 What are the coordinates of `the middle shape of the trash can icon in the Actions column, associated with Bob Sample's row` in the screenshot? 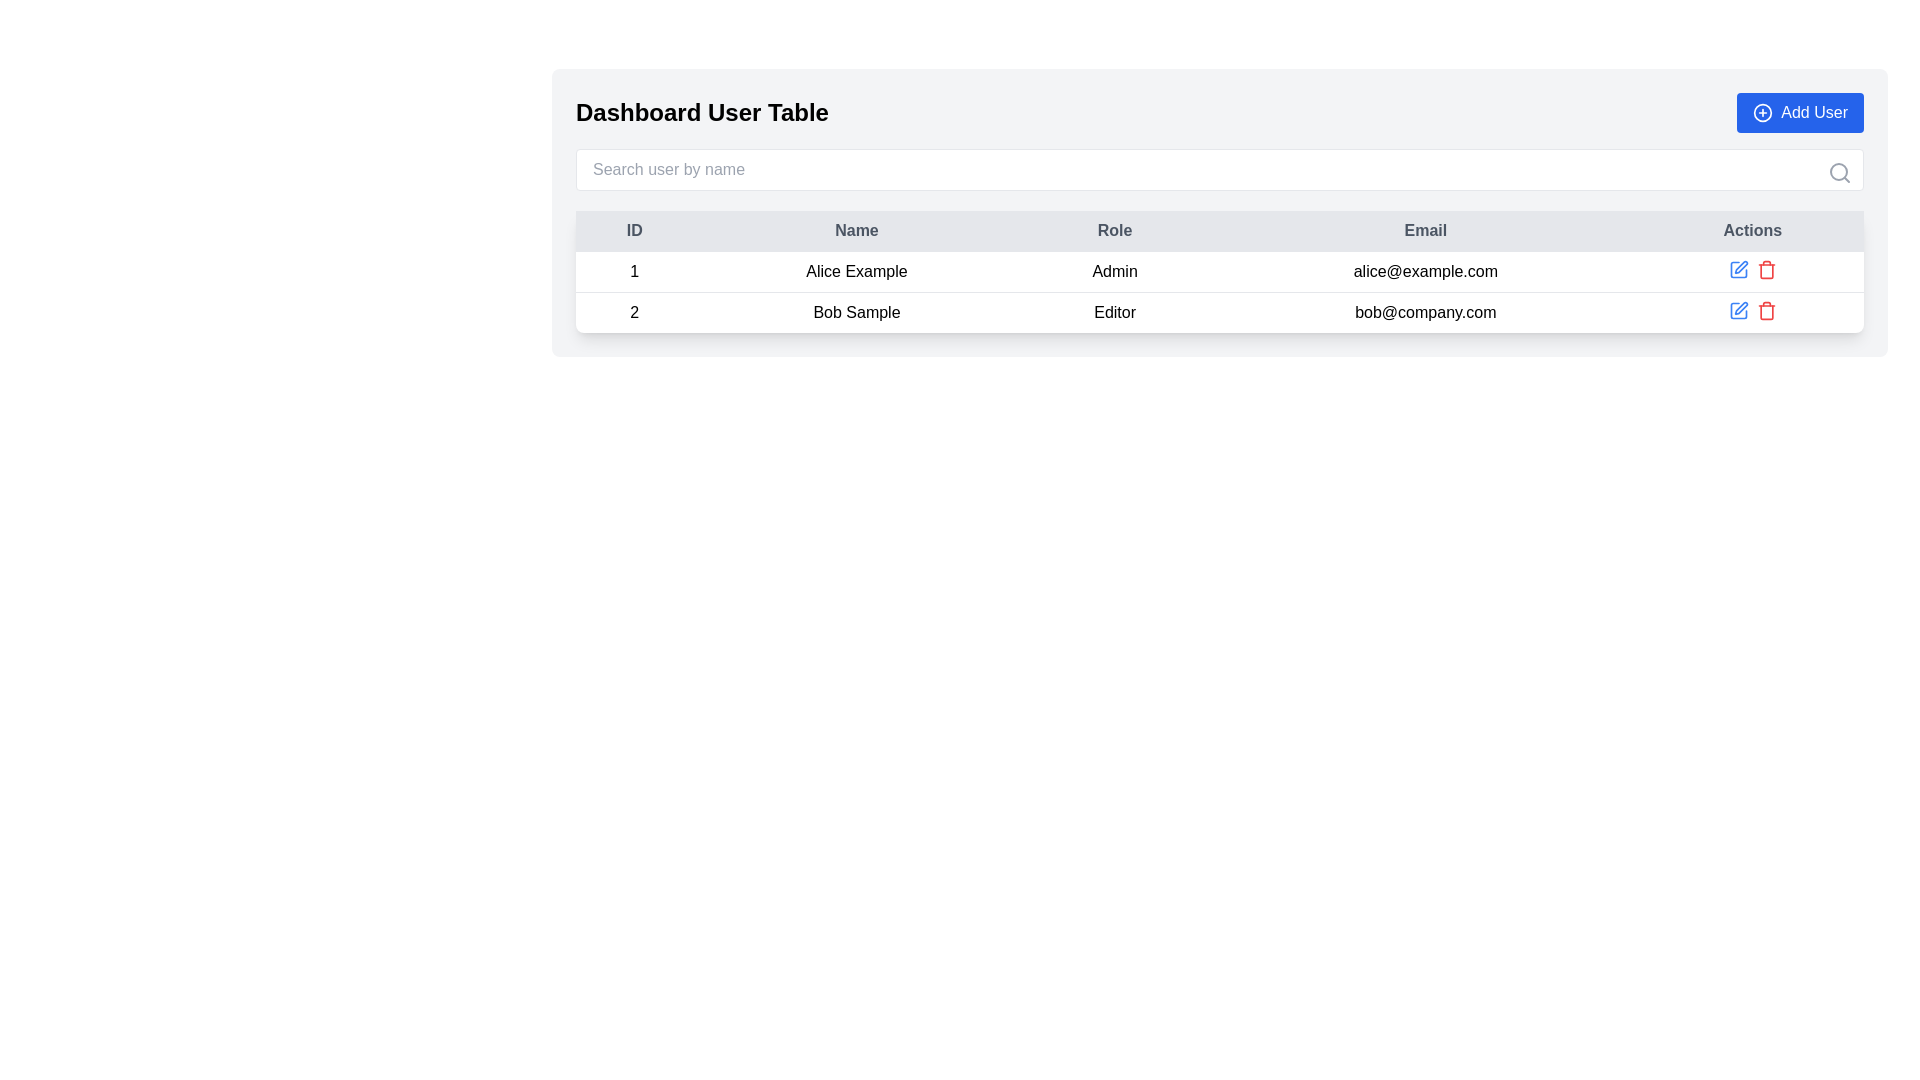 It's located at (1766, 271).